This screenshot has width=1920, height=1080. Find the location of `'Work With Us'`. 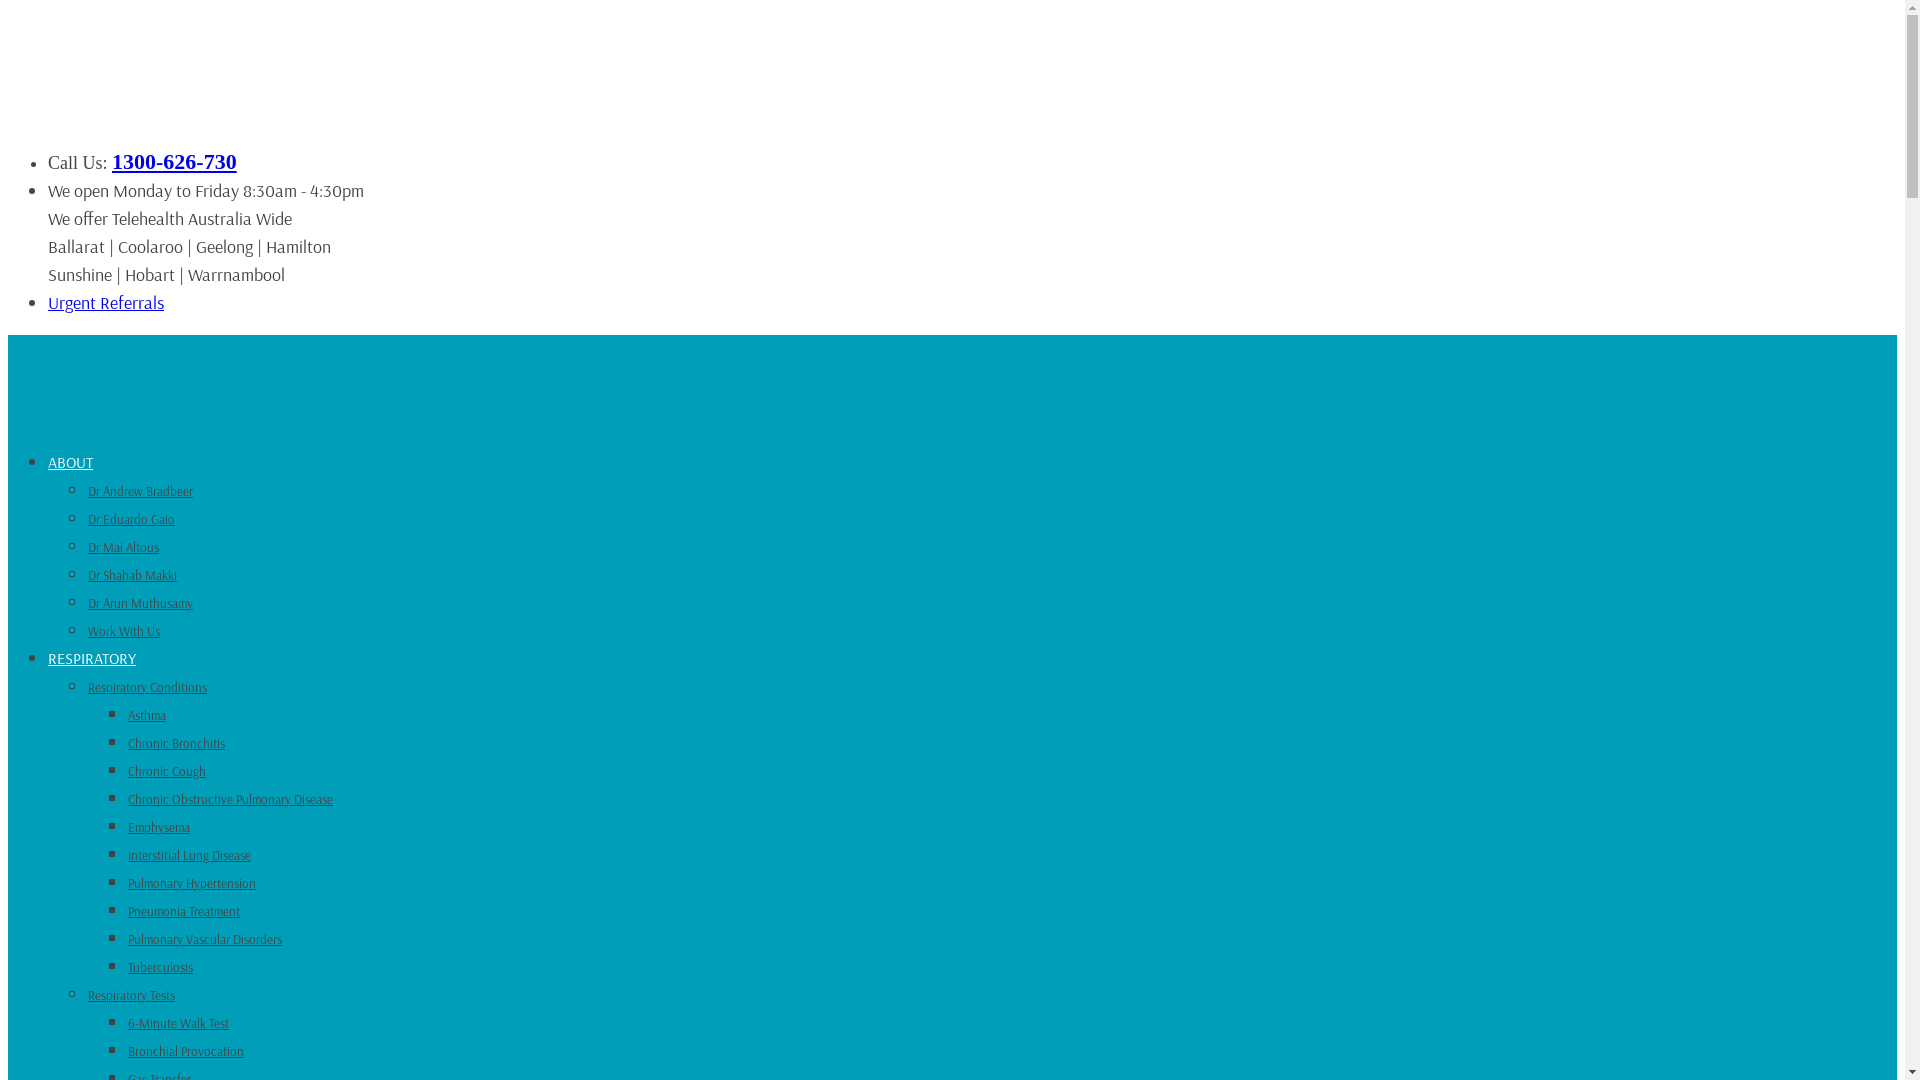

'Work With Us' is located at coordinates (123, 631).